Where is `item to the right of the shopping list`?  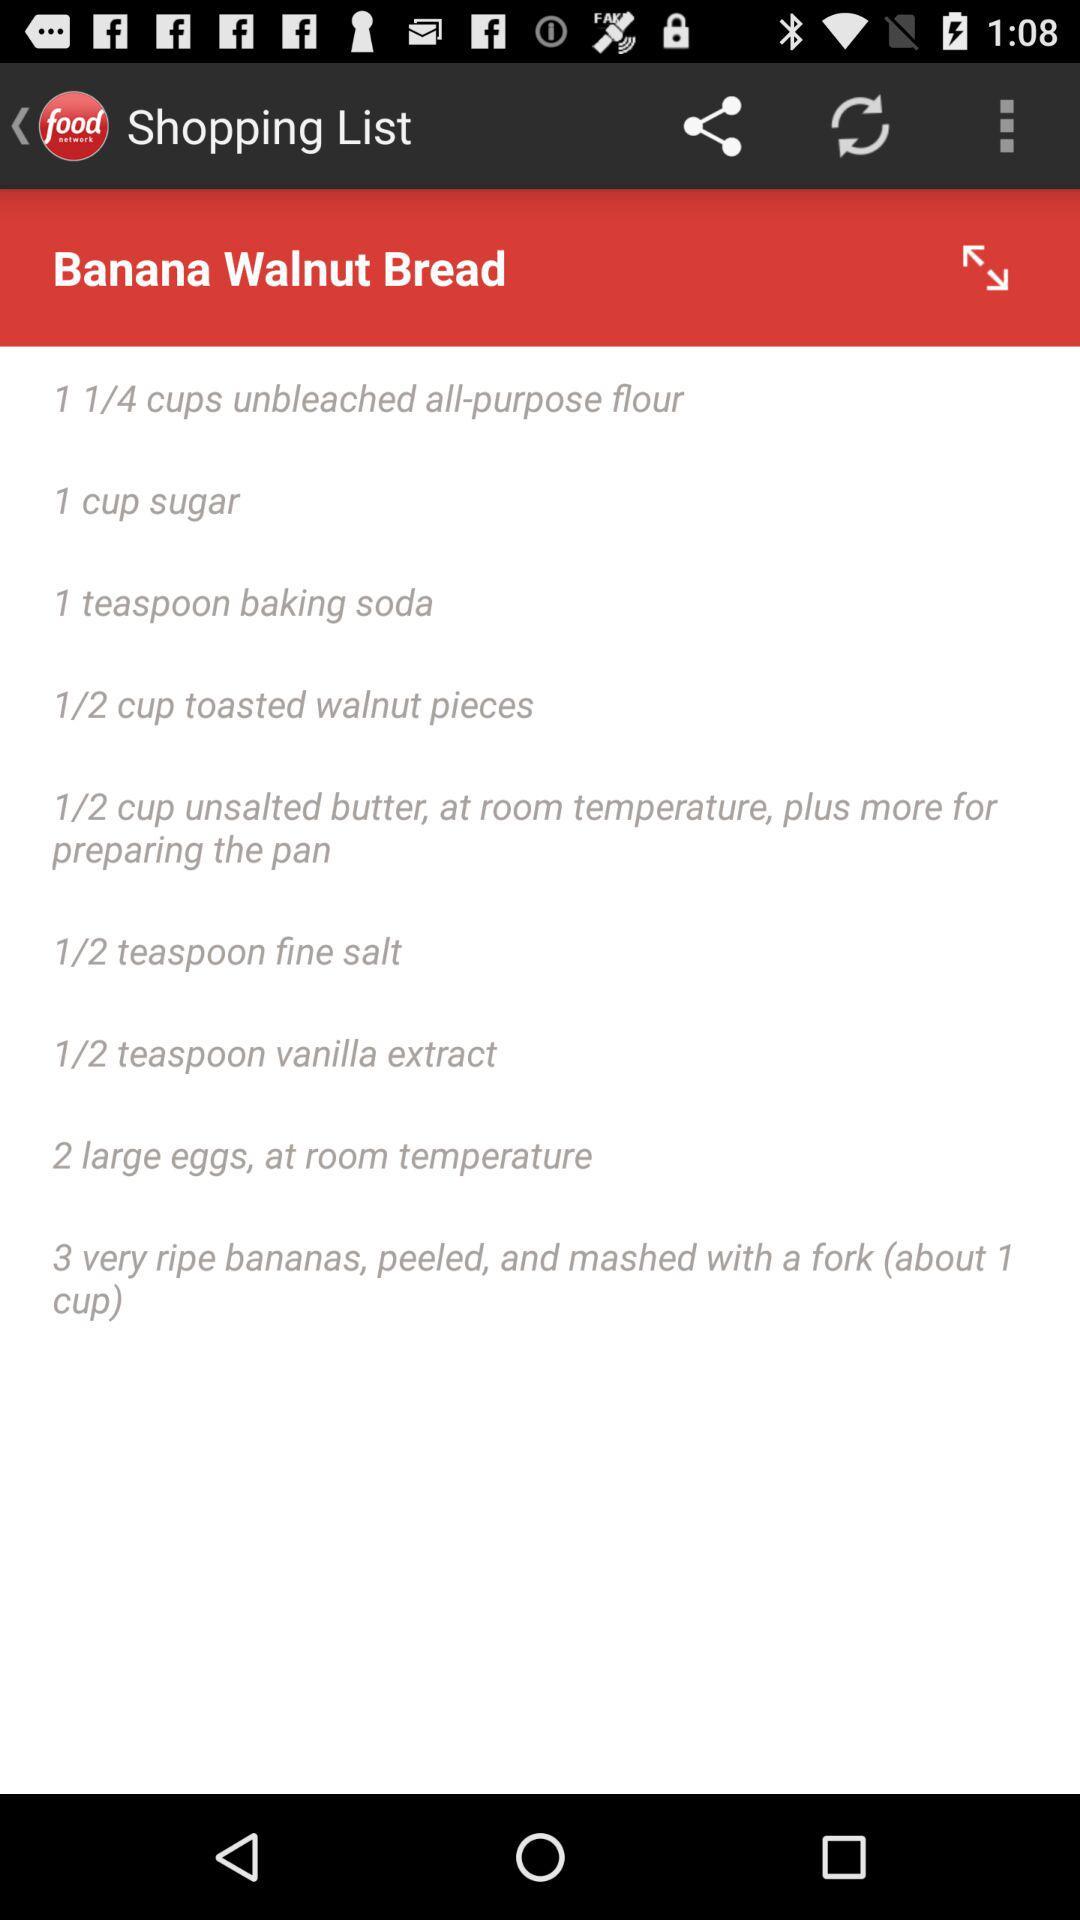
item to the right of the shopping list is located at coordinates (711, 124).